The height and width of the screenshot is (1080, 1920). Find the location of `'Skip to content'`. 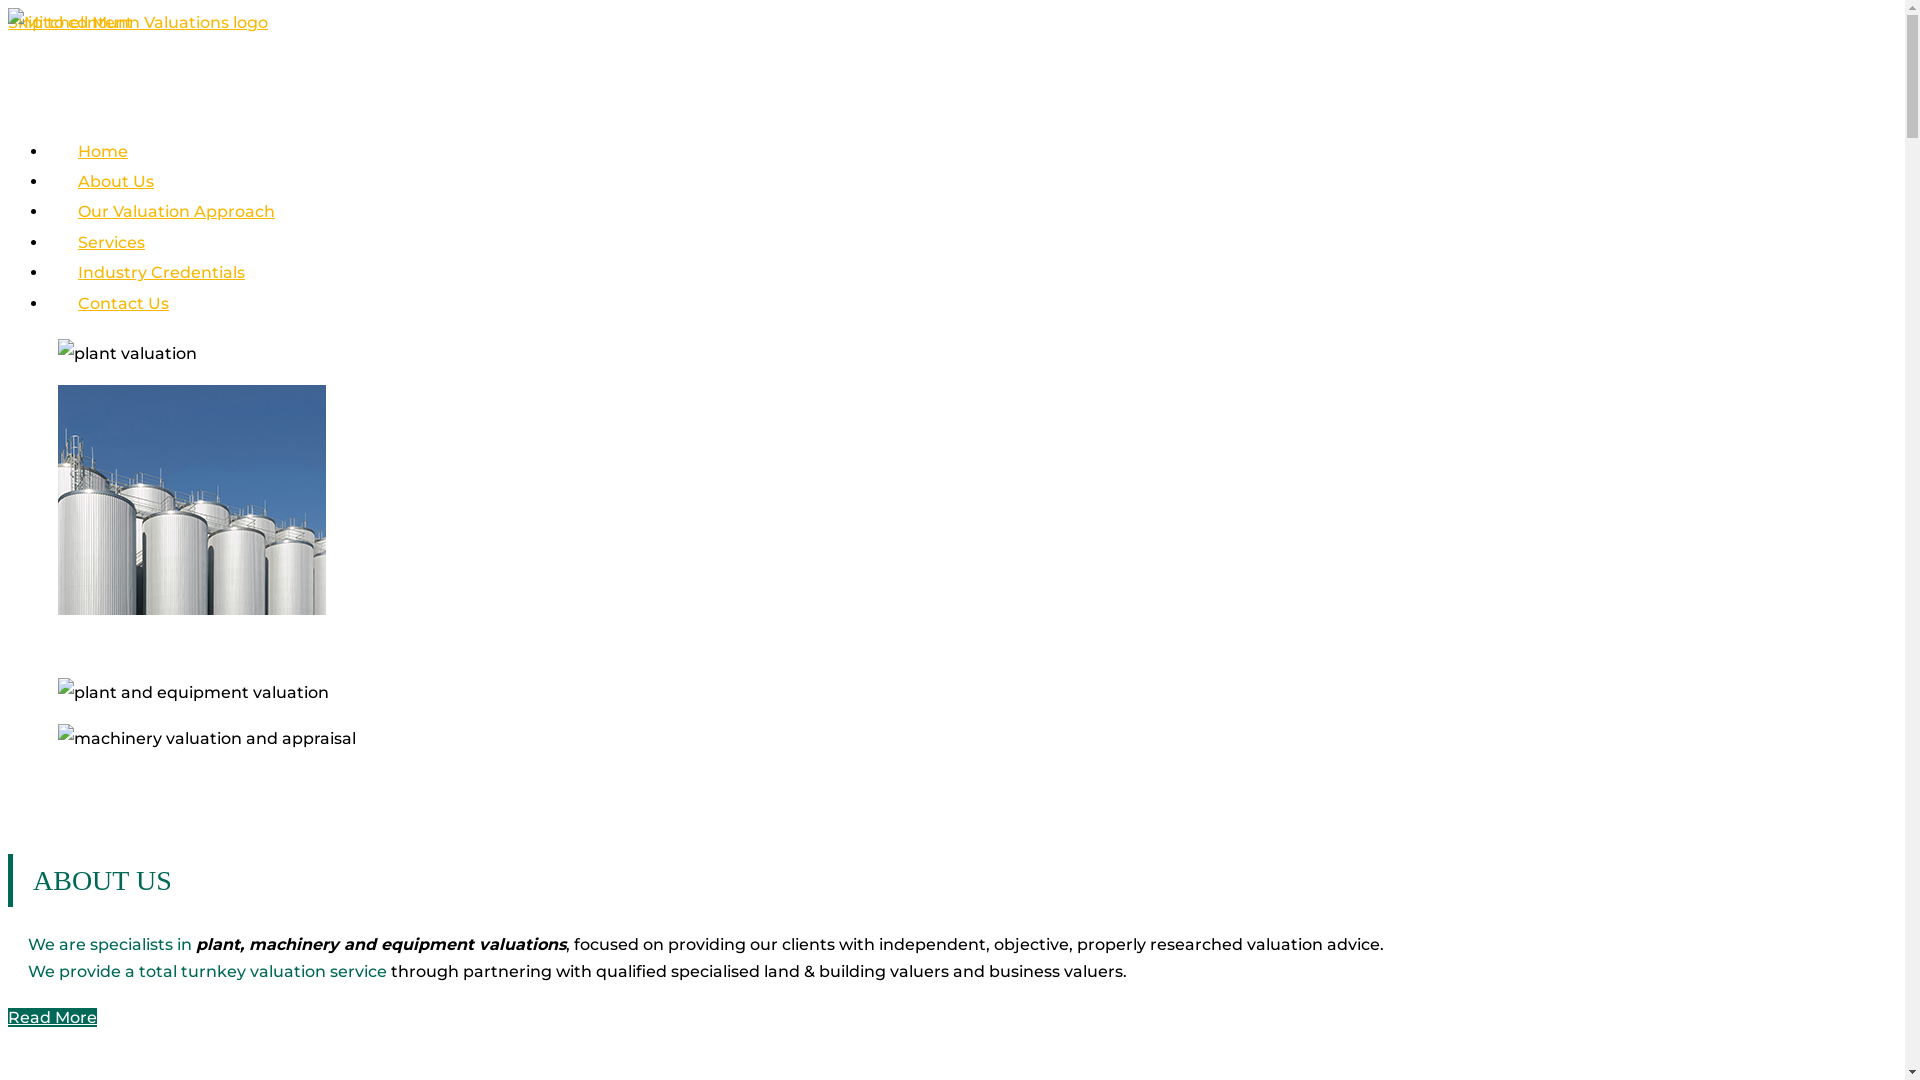

'Skip to content' is located at coordinates (70, 22).